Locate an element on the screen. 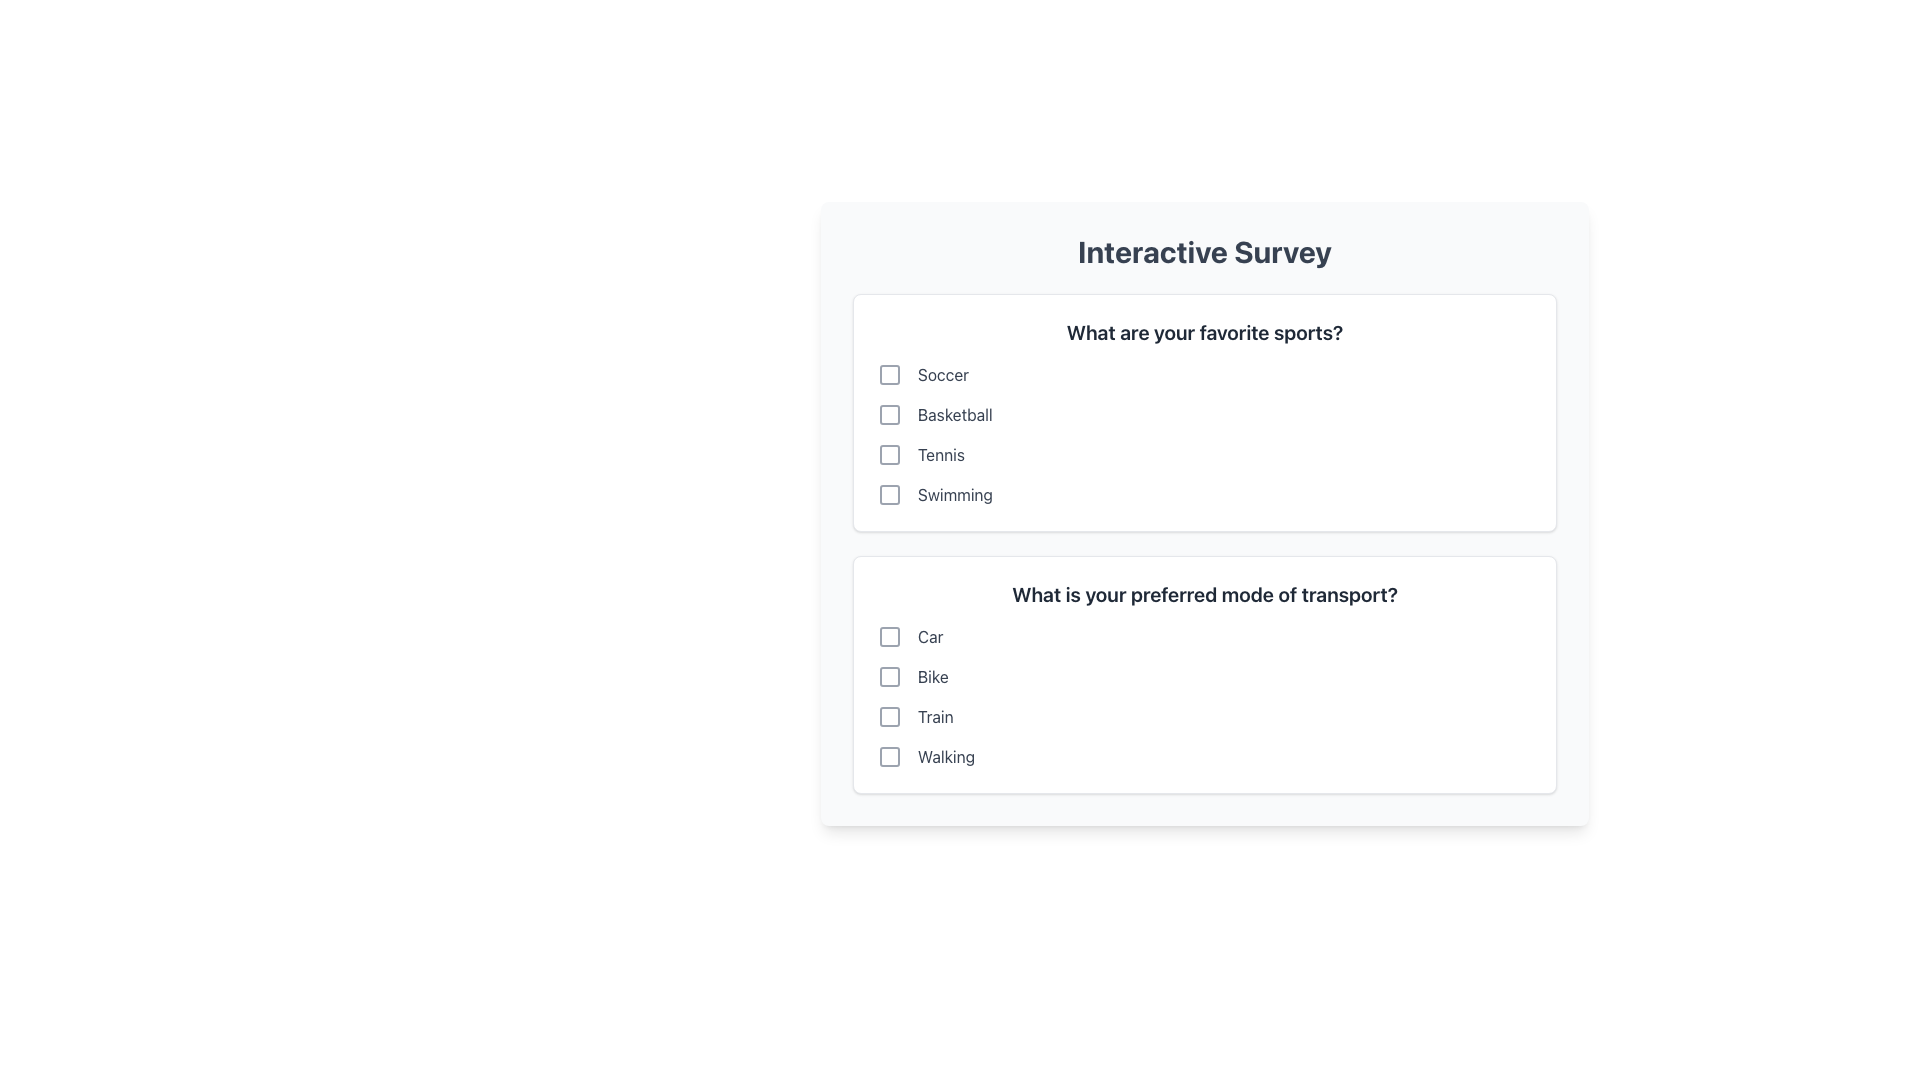 This screenshot has width=1920, height=1080. the checkbox for 'Walking' is located at coordinates (888, 756).